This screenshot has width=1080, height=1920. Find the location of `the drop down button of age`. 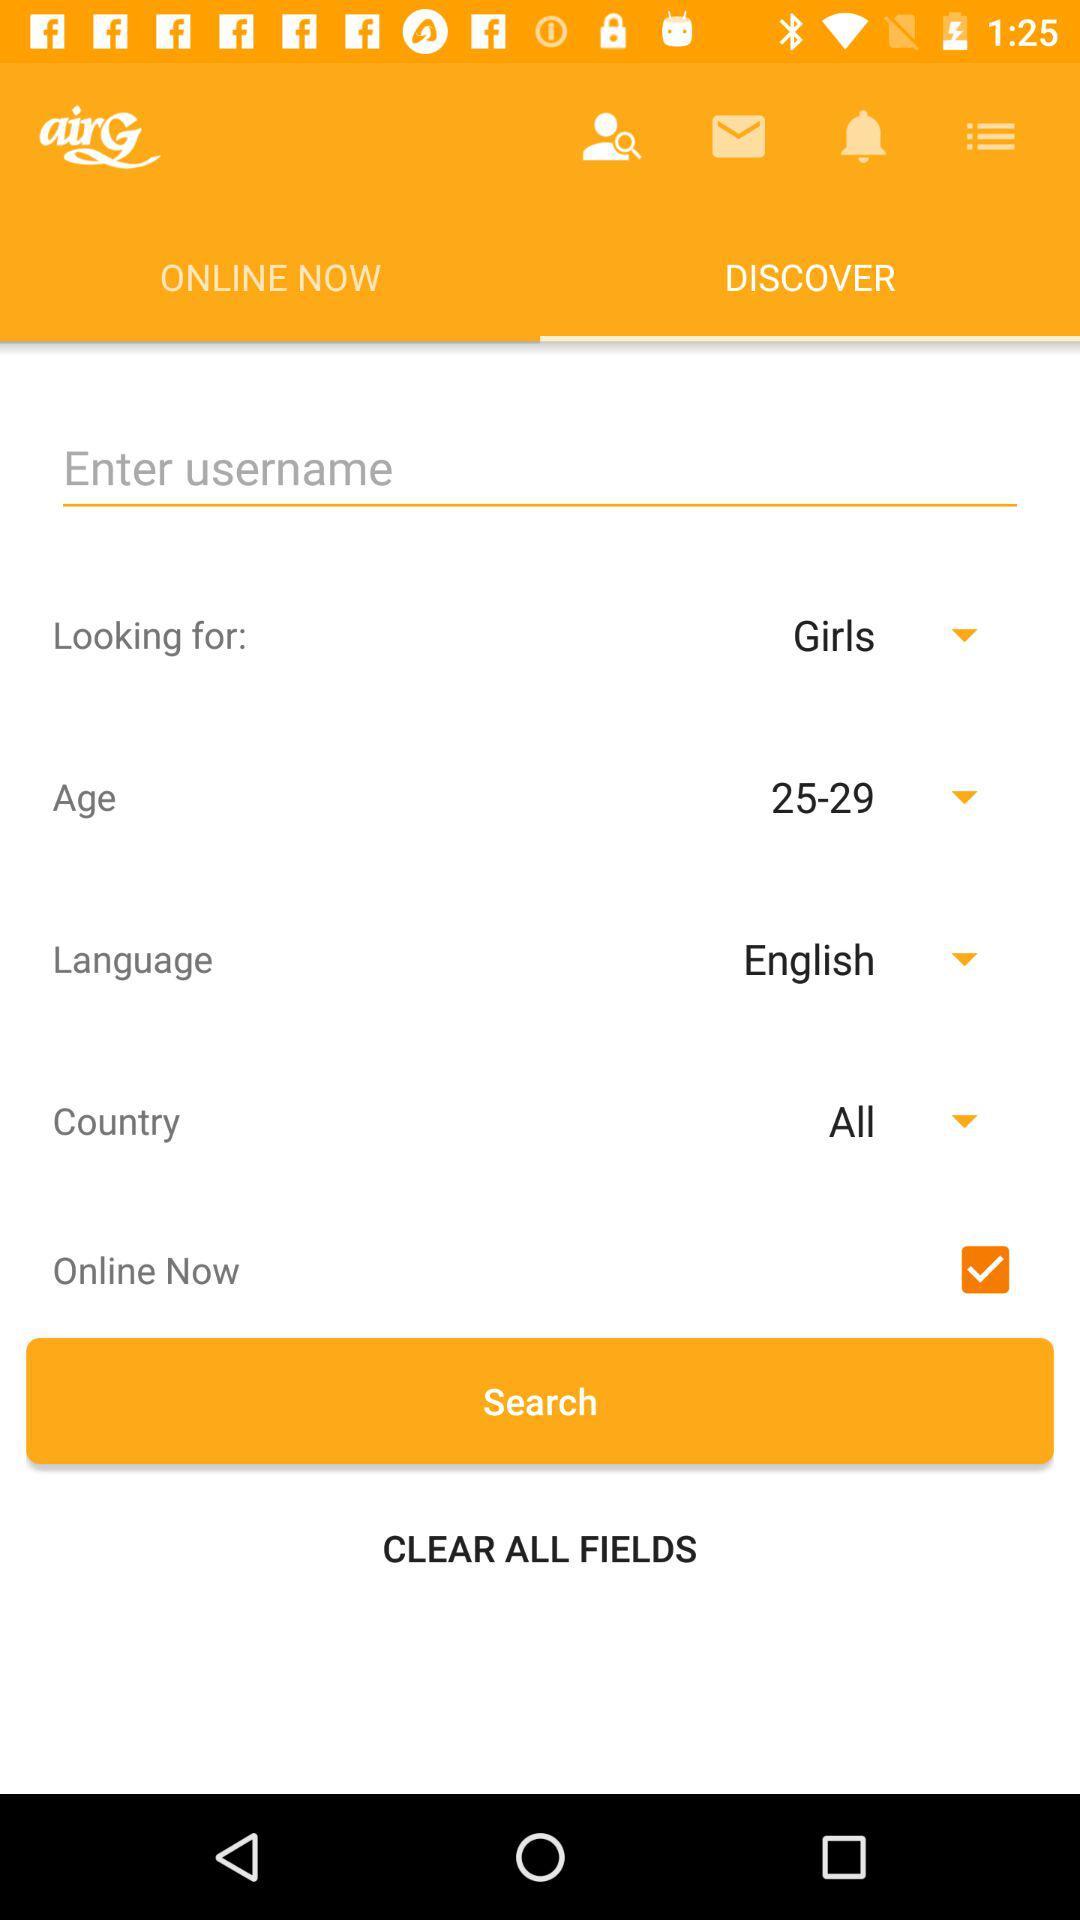

the drop down button of age is located at coordinates (874, 795).